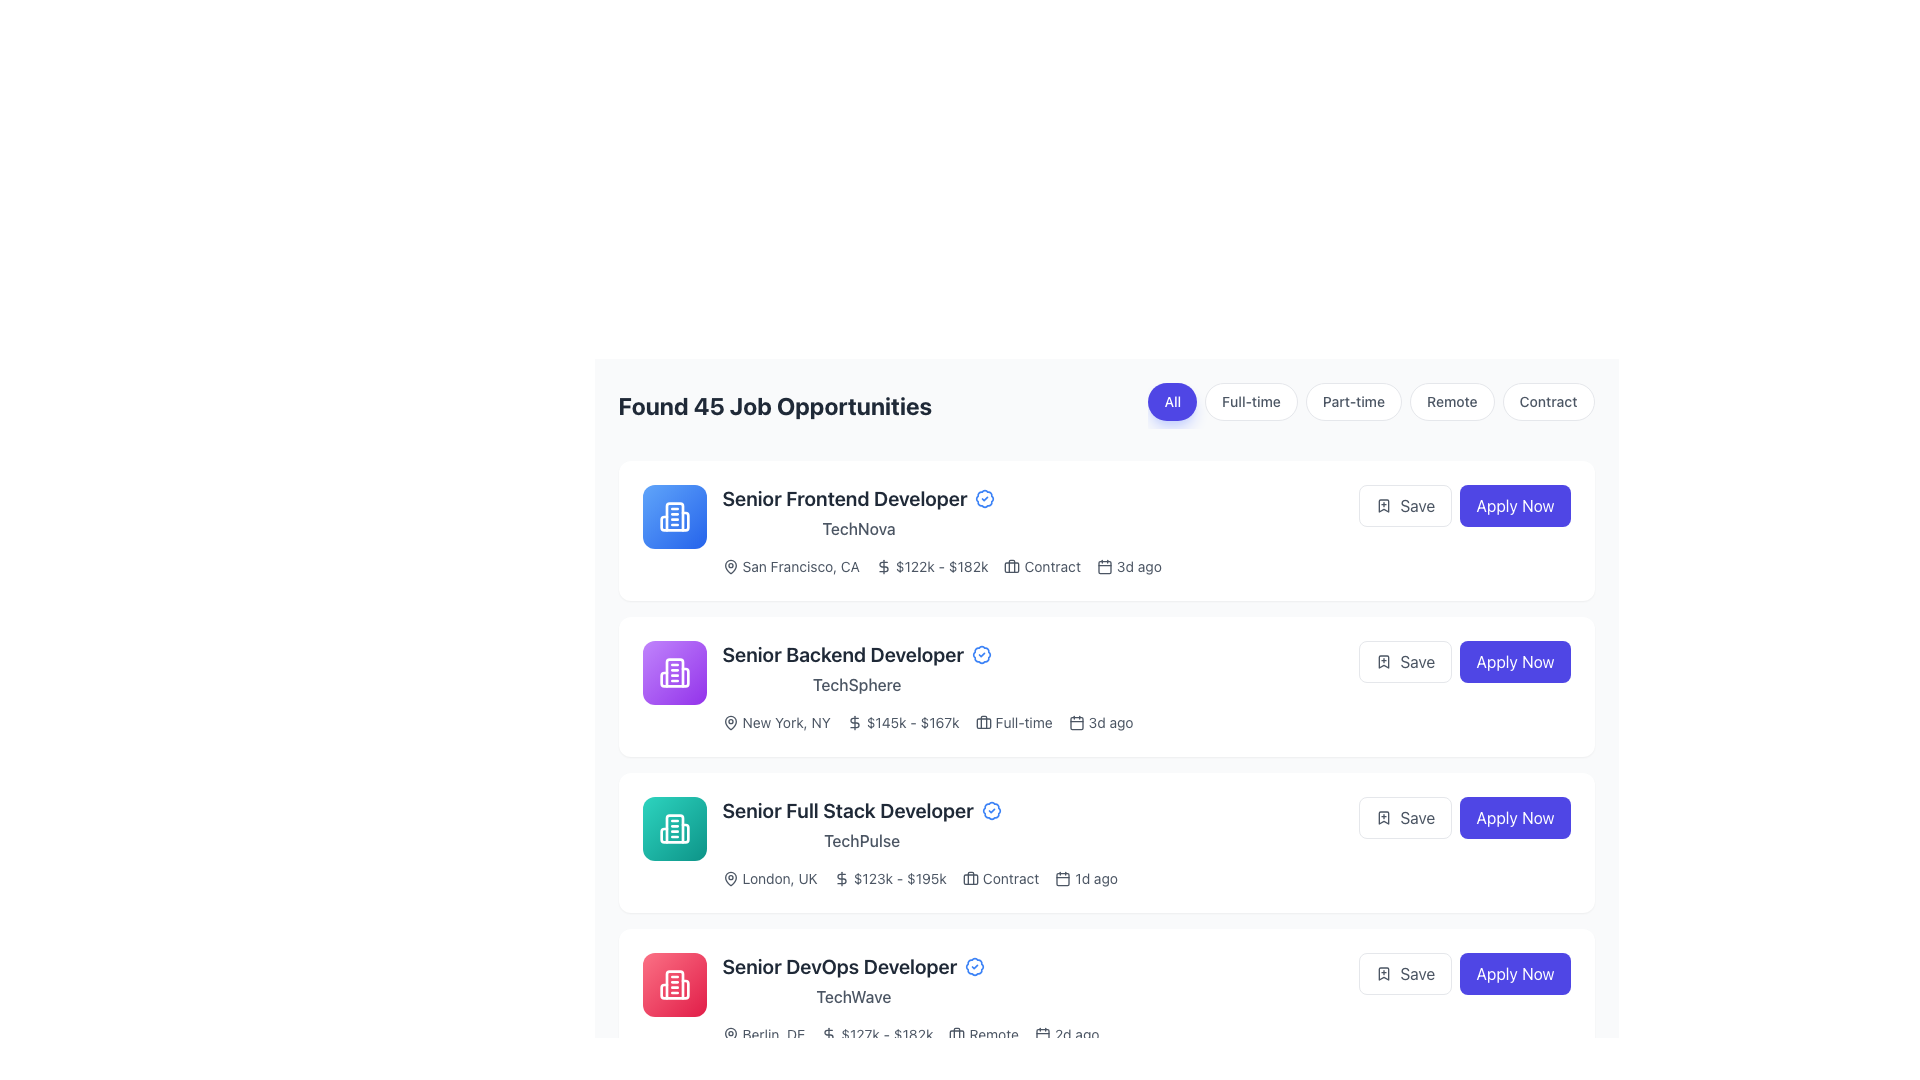 The image size is (1920, 1080). What do you see at coordinates (1146, 979) in the screenshot?
I see `the 'Apply Now' button on the fourth job listing row for the position of 'Senior DevOps Developer' at 'TechWave'` at bounding box center [1146, 979].